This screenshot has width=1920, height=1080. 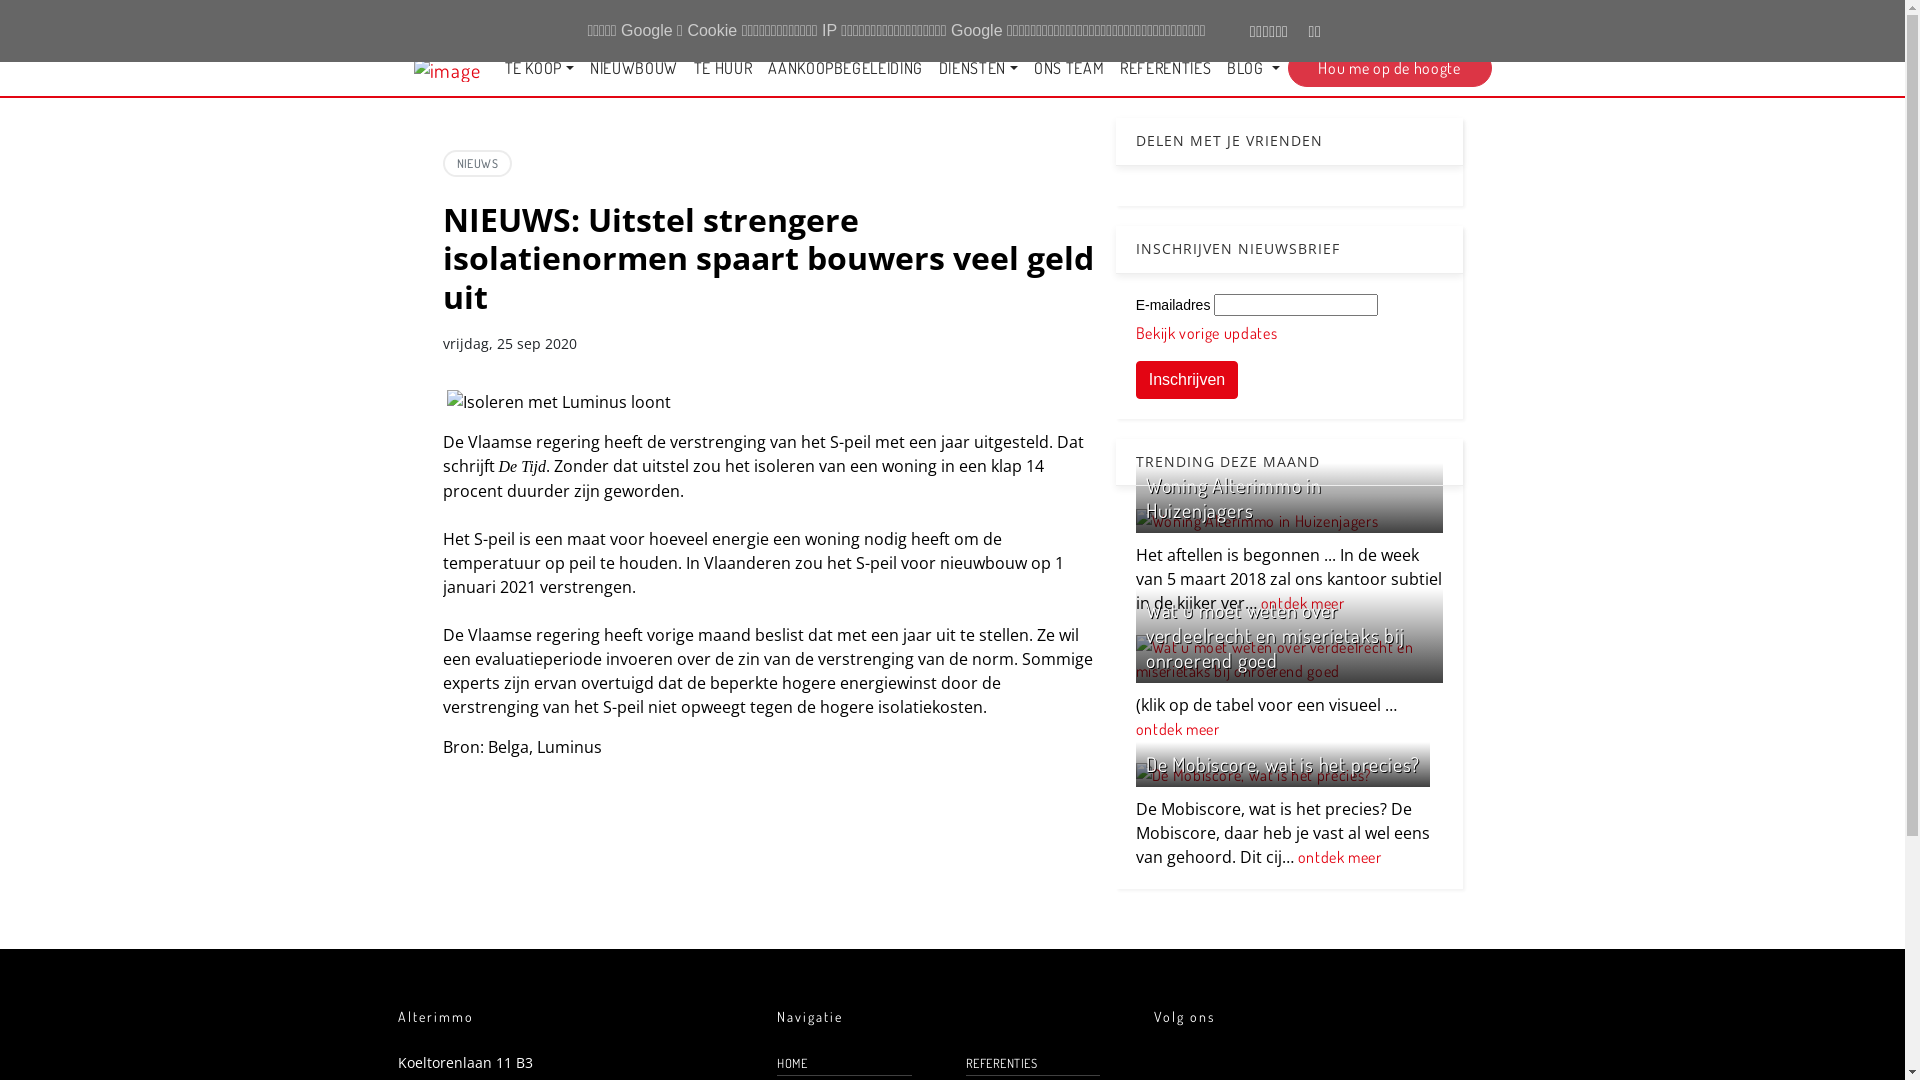 What do you see at coordinates (1369, 19) in the screenshot?
I see `'  Eigenaarslogin'` at bounding box center [1369, 19].